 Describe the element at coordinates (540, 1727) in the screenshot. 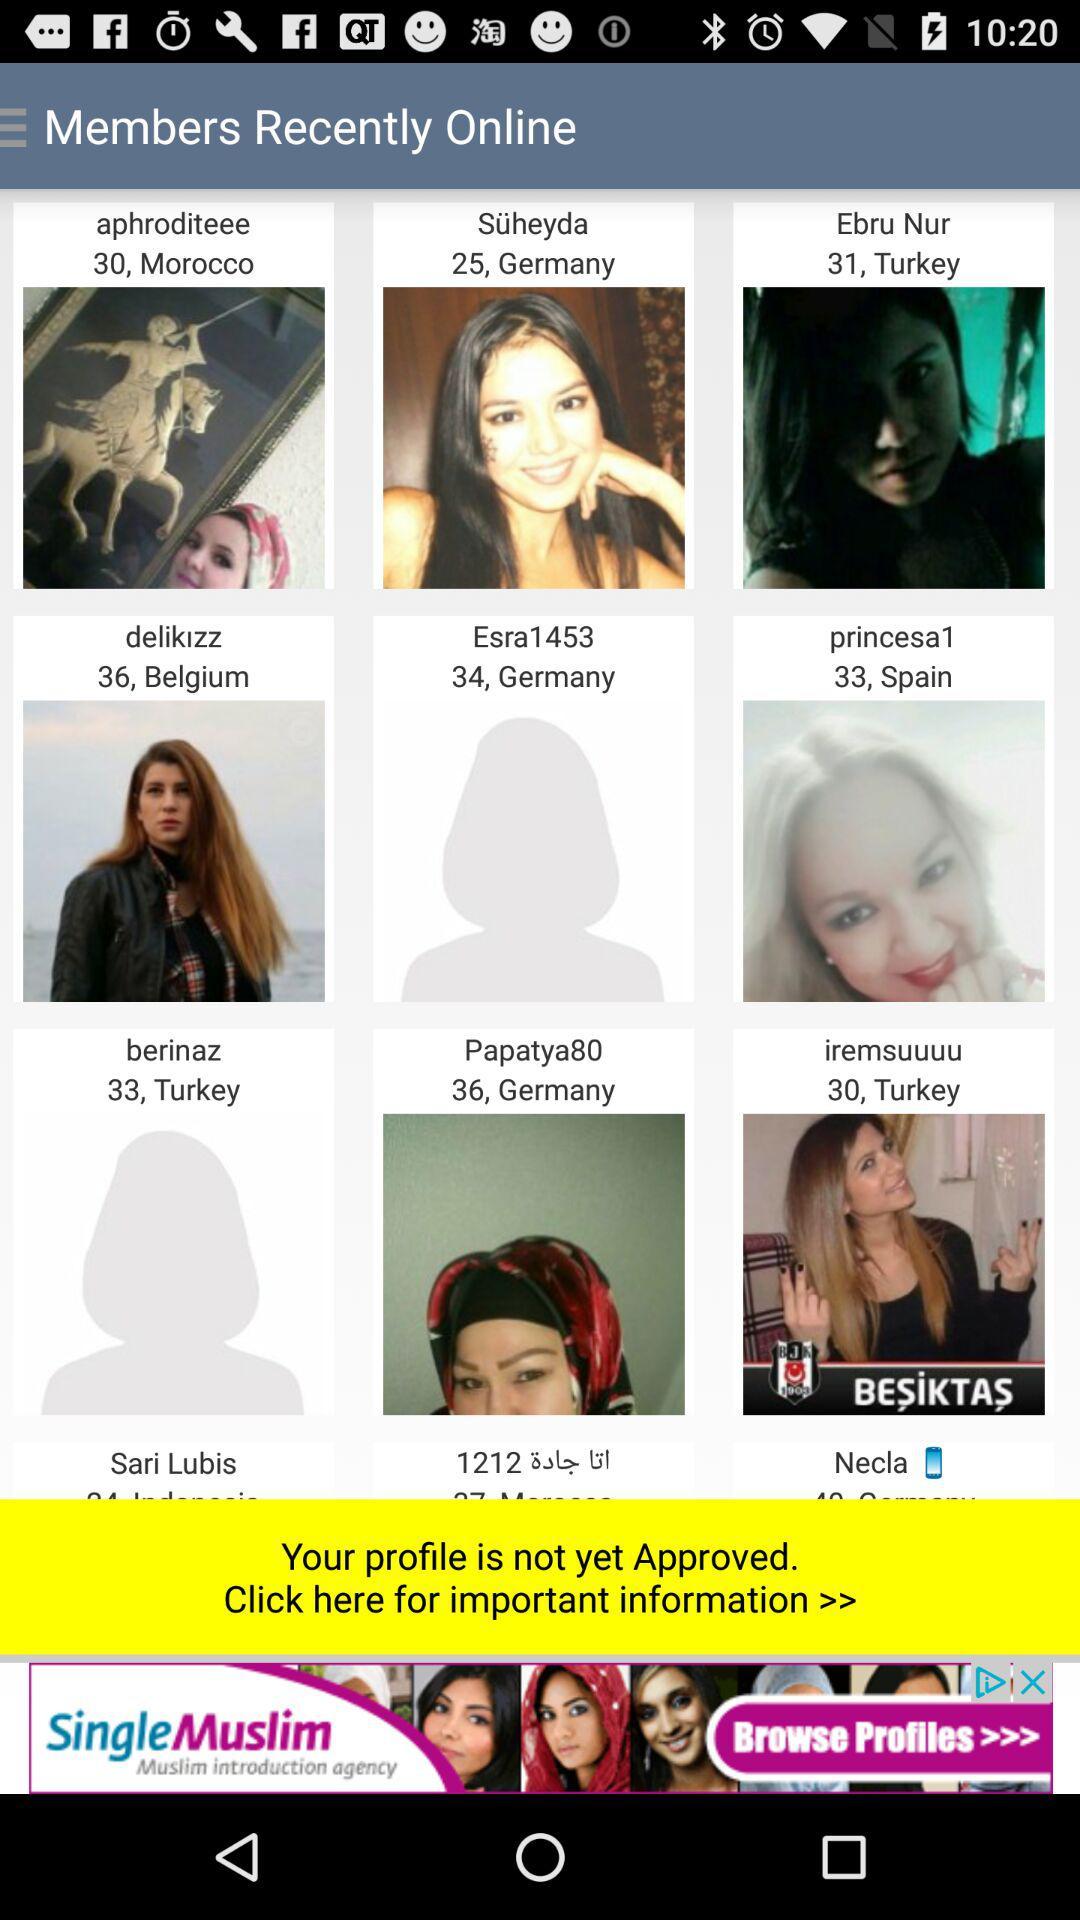

I see `advertisement page` at that location.